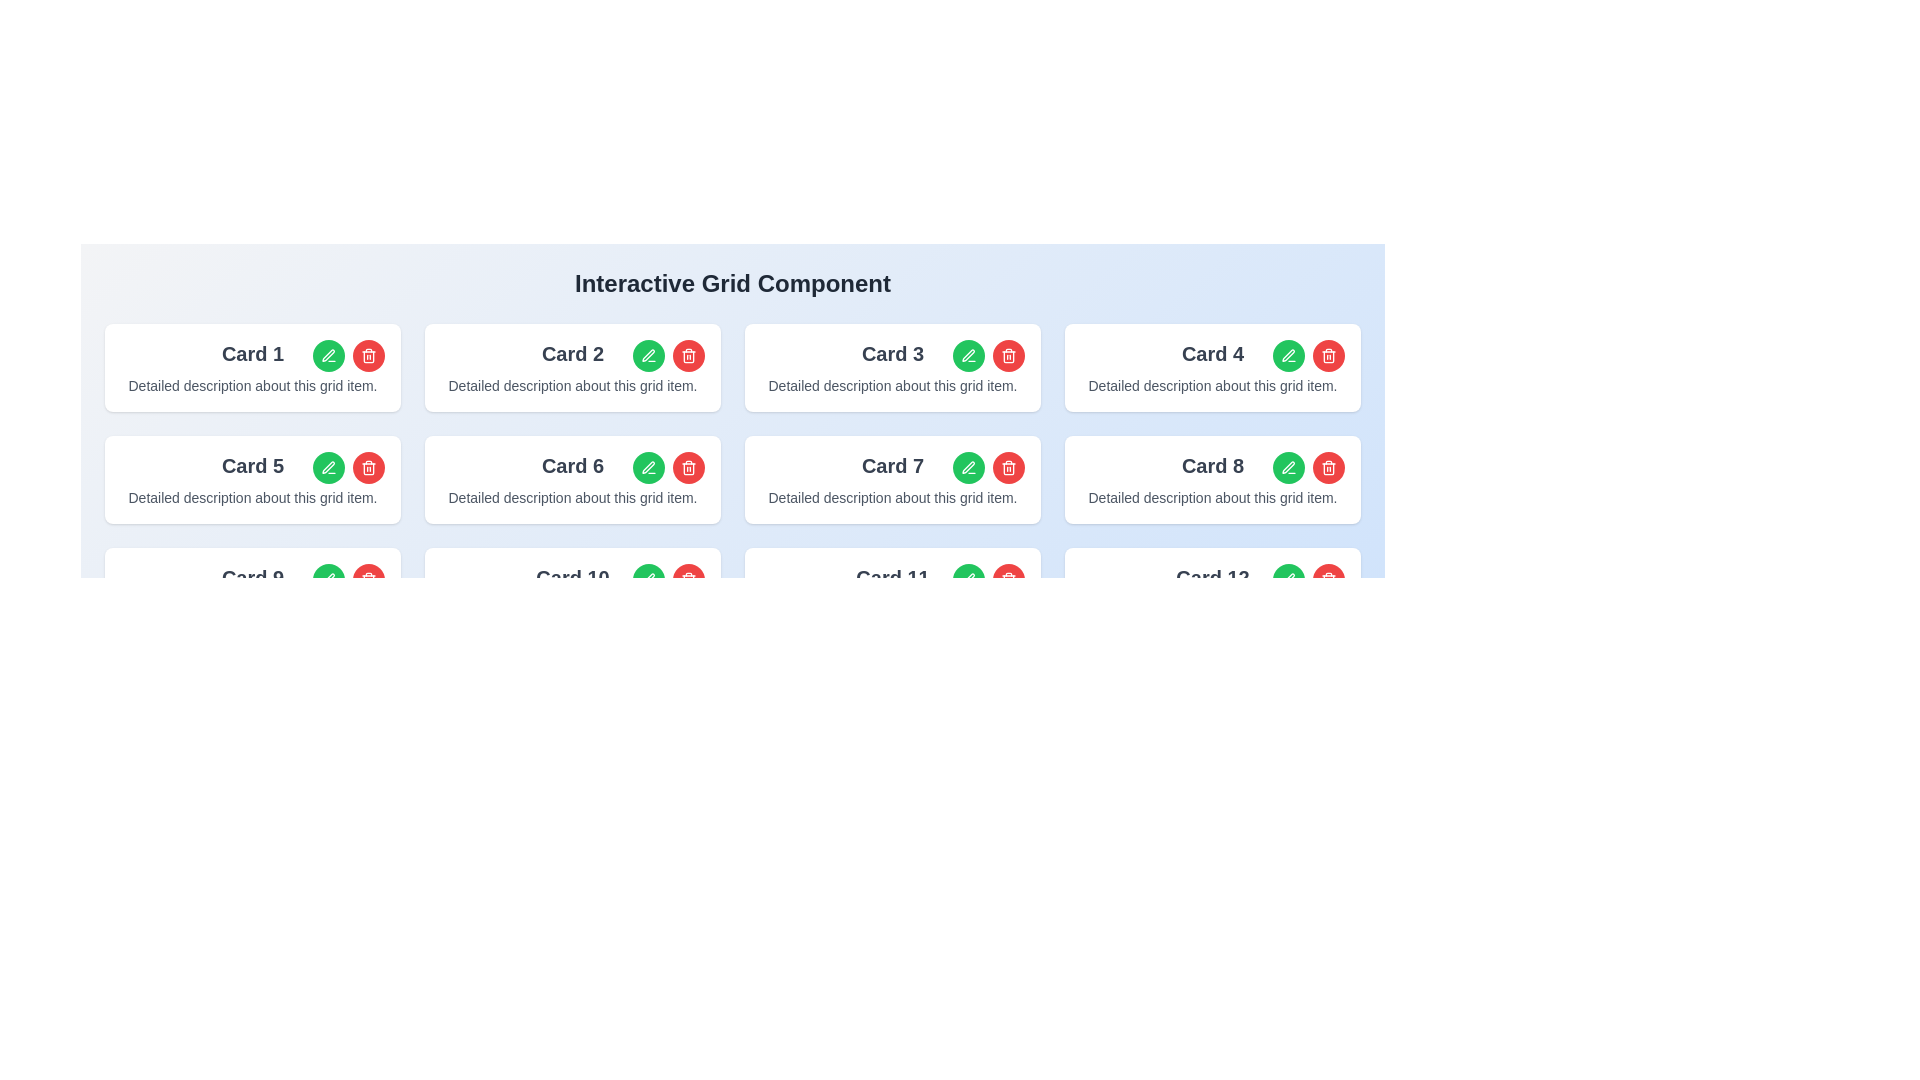  Describe the element at coordinates (689, 356) in the screenshot. I see `the trash can body element in the SVG that symbolizes delete functionality, located in the top-right corner of 'Card 6'` at that location.